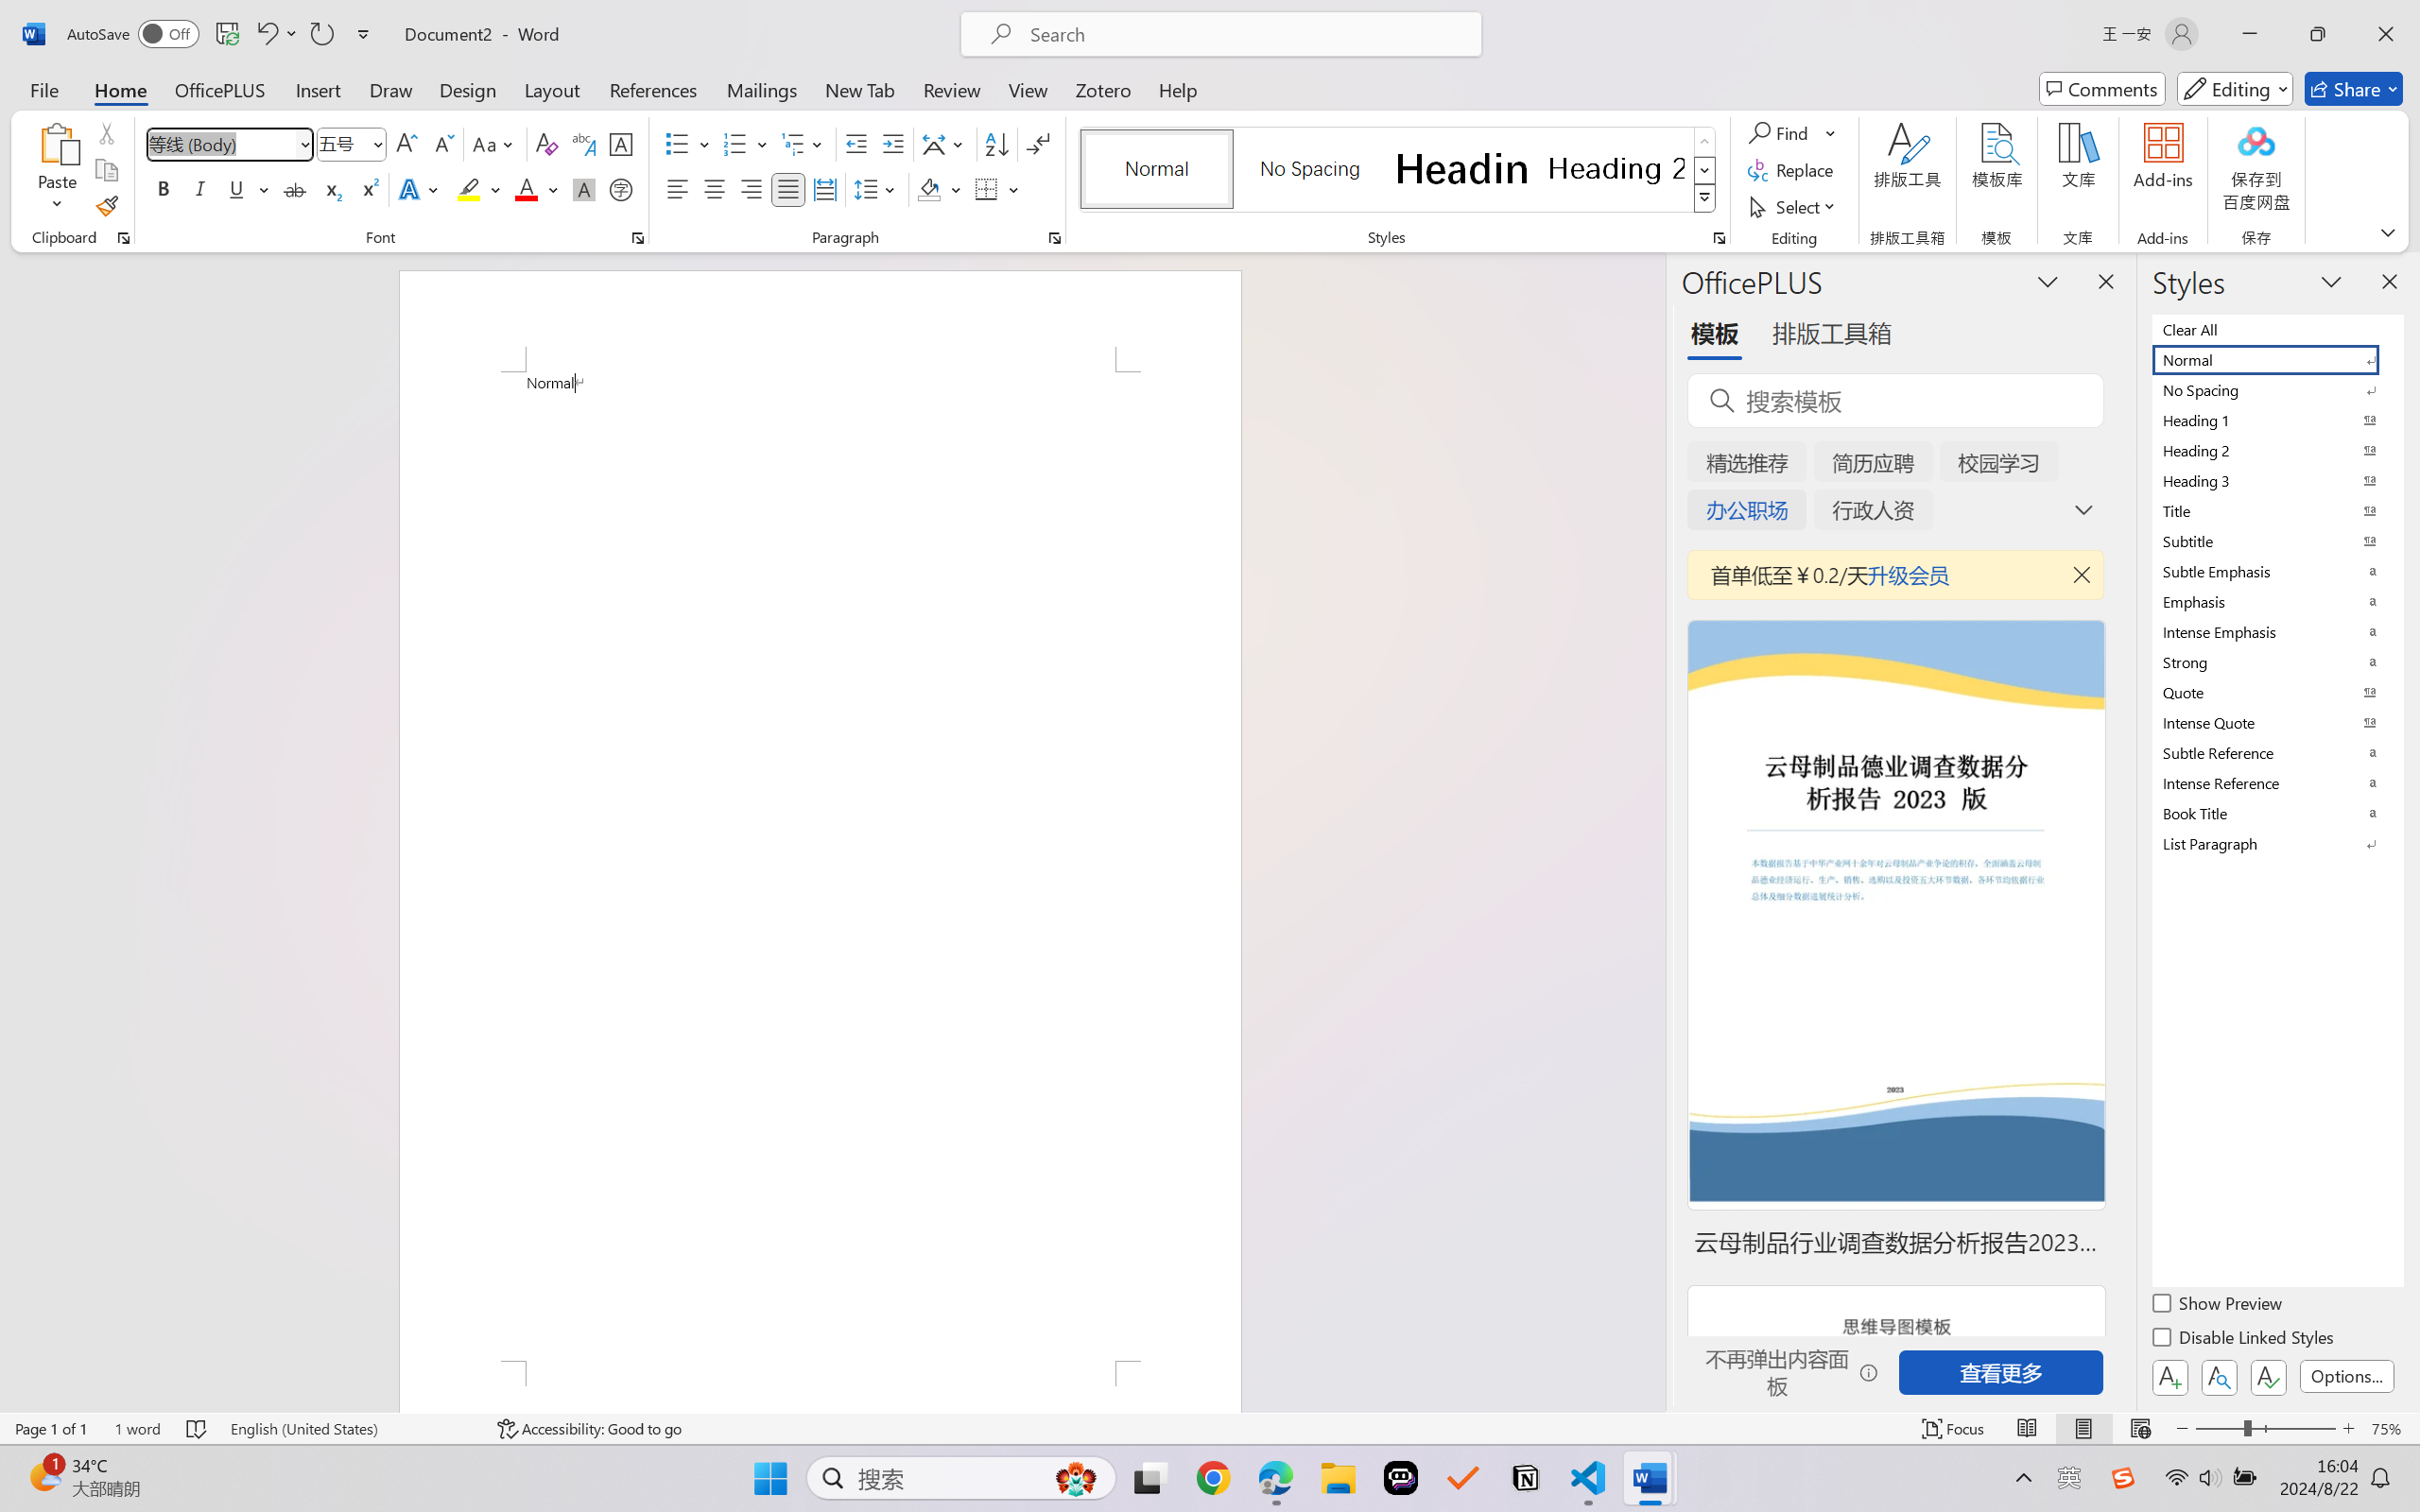  I want to click on 'AutomationID: QuickStylesGallery', so click(1397, 170).